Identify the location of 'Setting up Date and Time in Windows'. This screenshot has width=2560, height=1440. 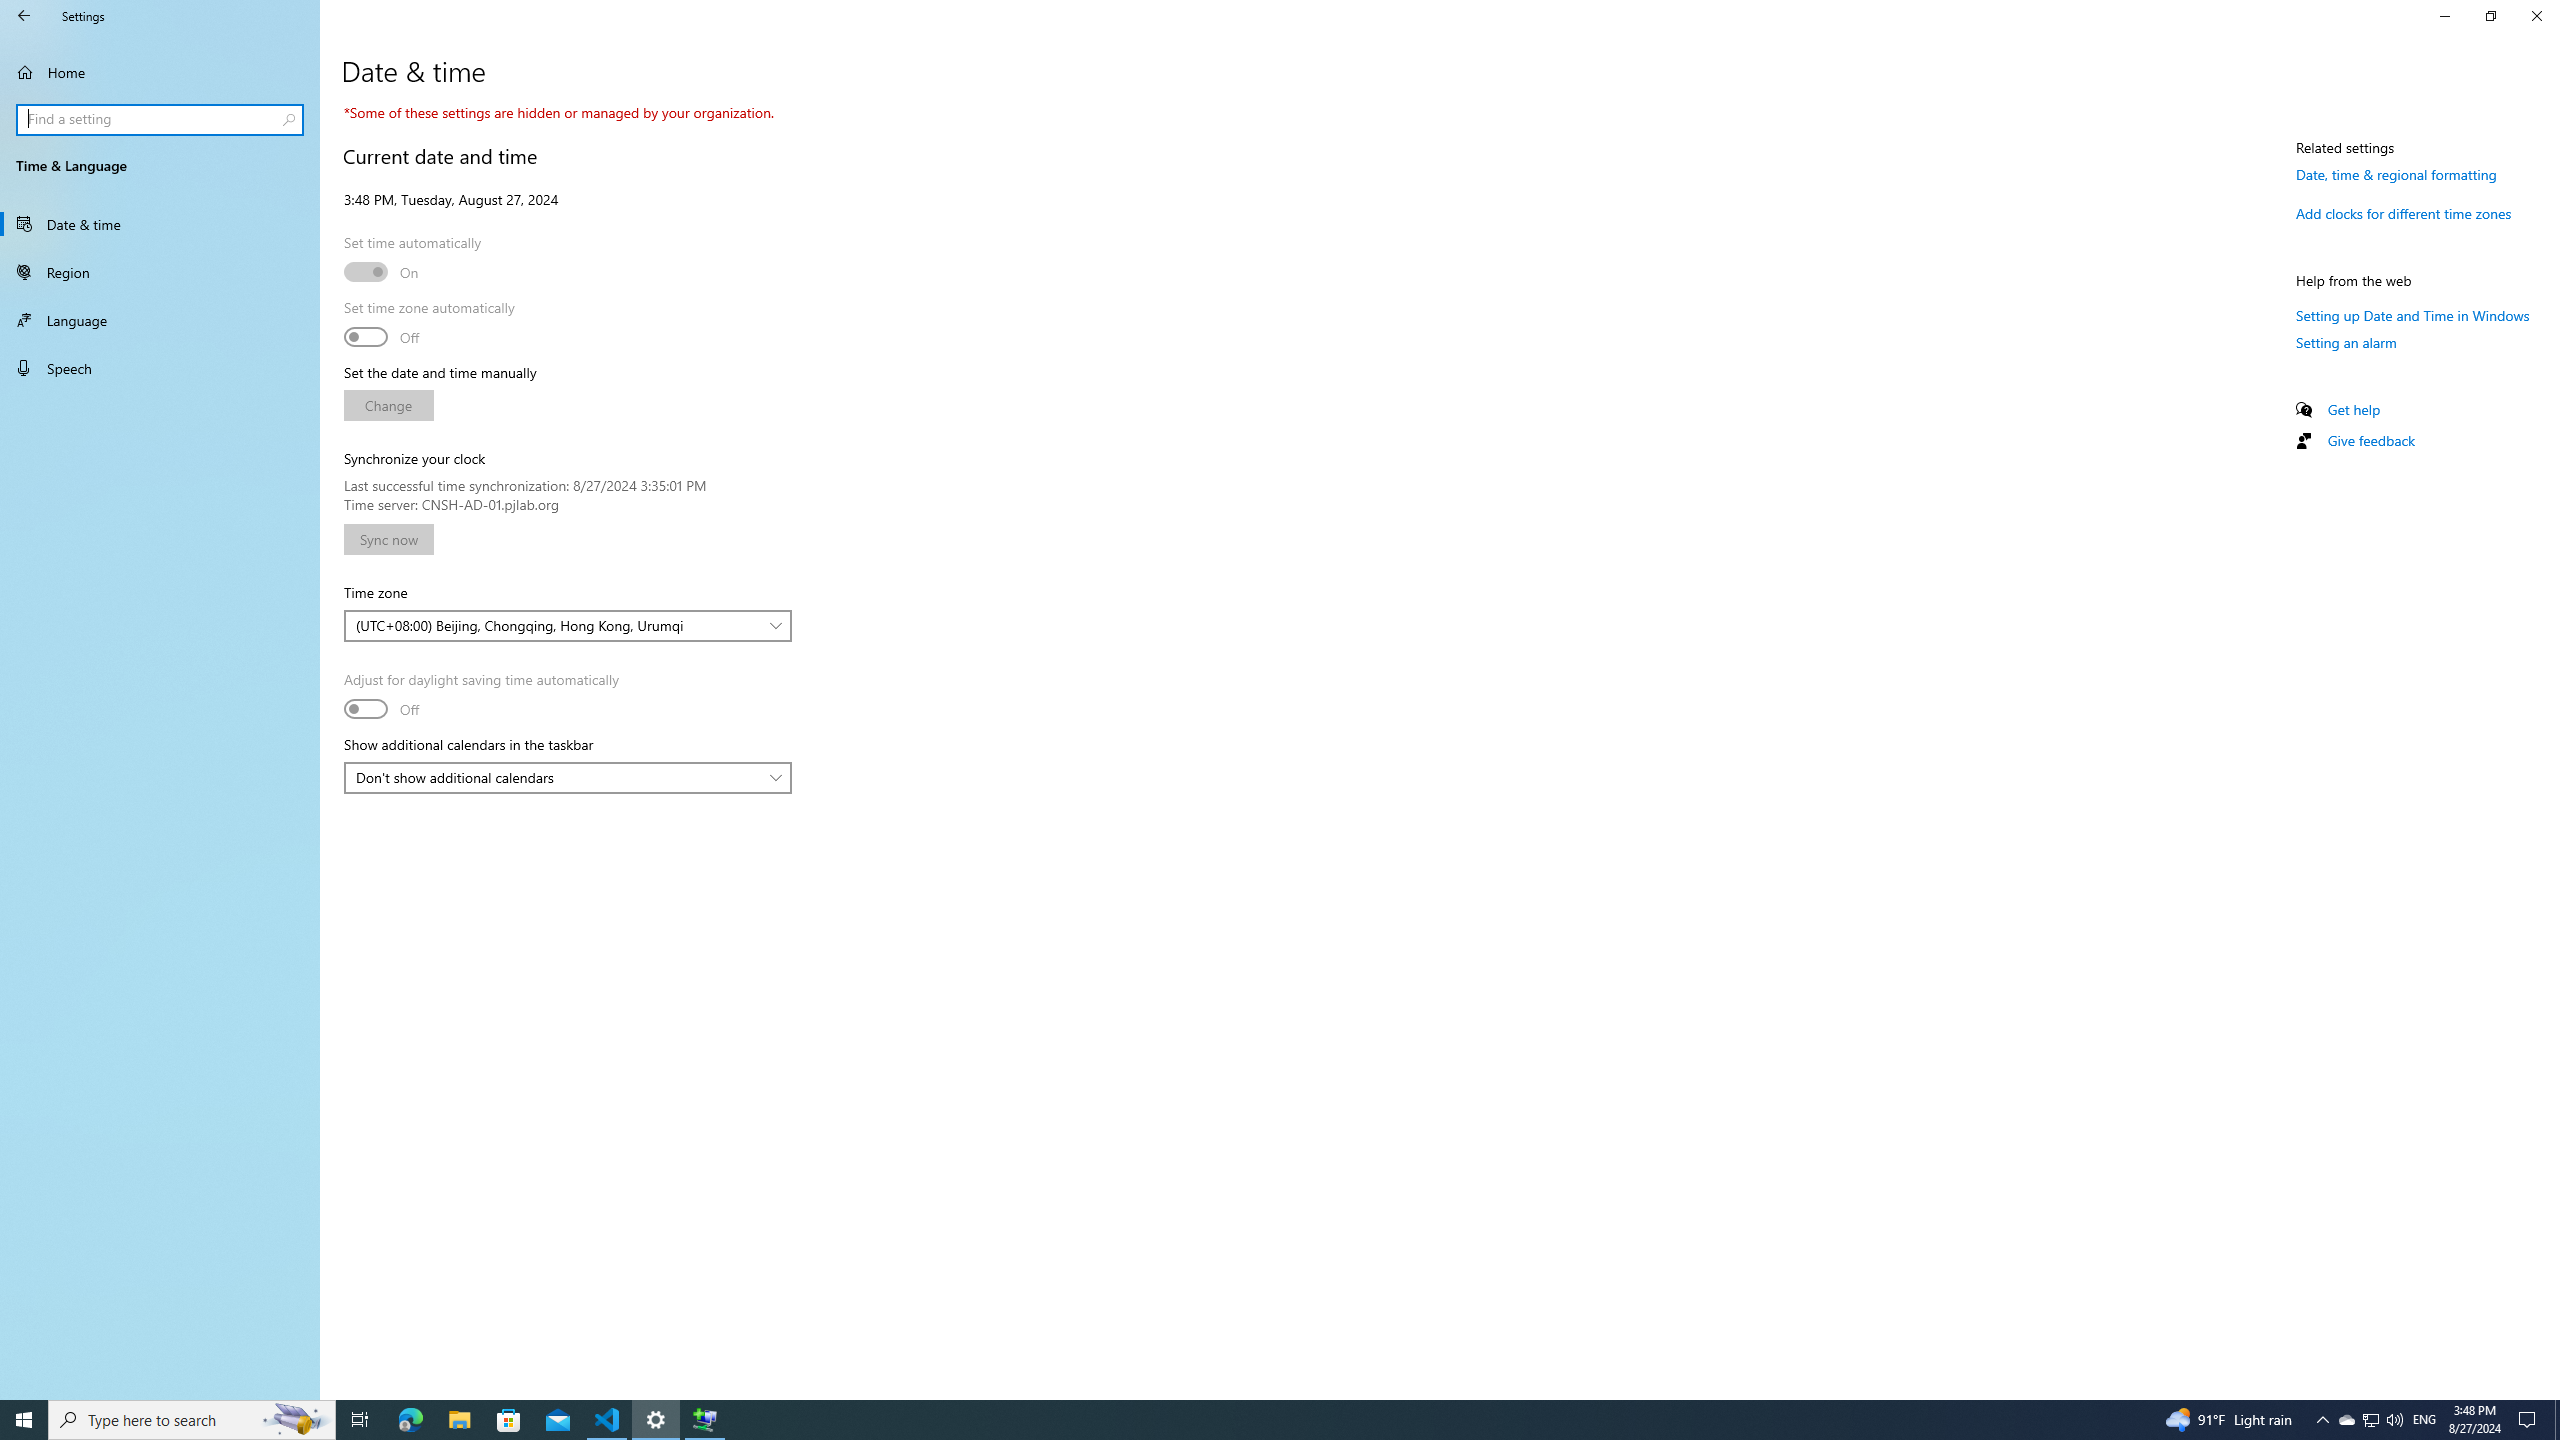
(2412, 314).